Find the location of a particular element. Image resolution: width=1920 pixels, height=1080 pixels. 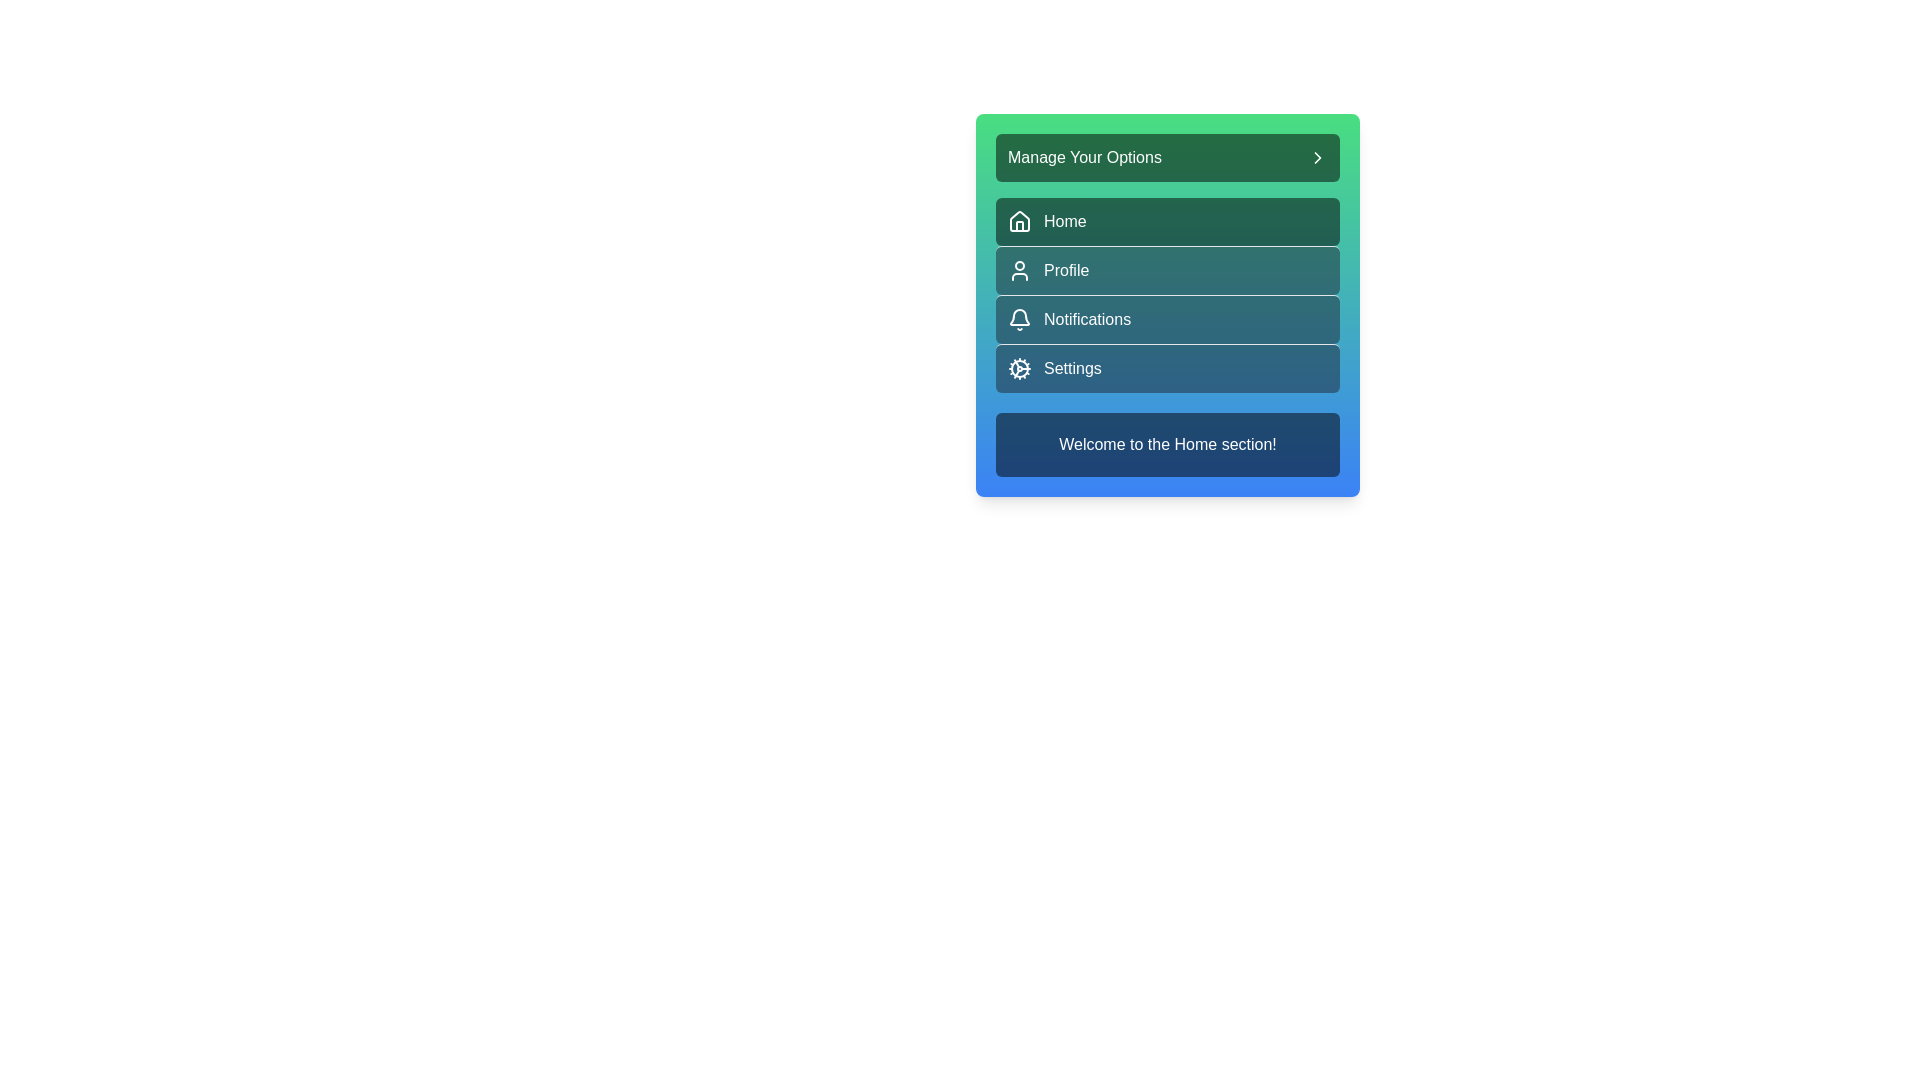

the cogwheel-shaped icon located in the upper-right quadrant of the interface, which serves as a visual cue for the 'Settings' option is located at coordinates (1019, 369).